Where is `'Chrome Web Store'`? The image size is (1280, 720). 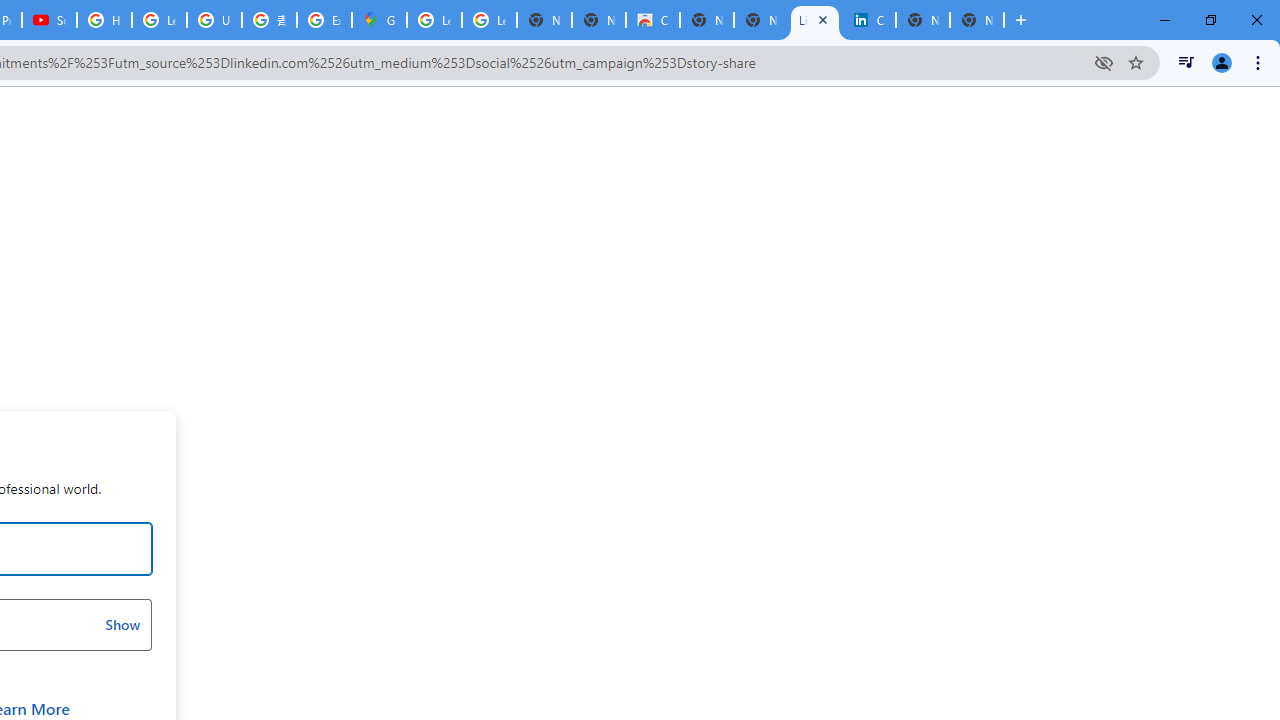 'Chrome Web Store' is located at coordinates (652, 20).